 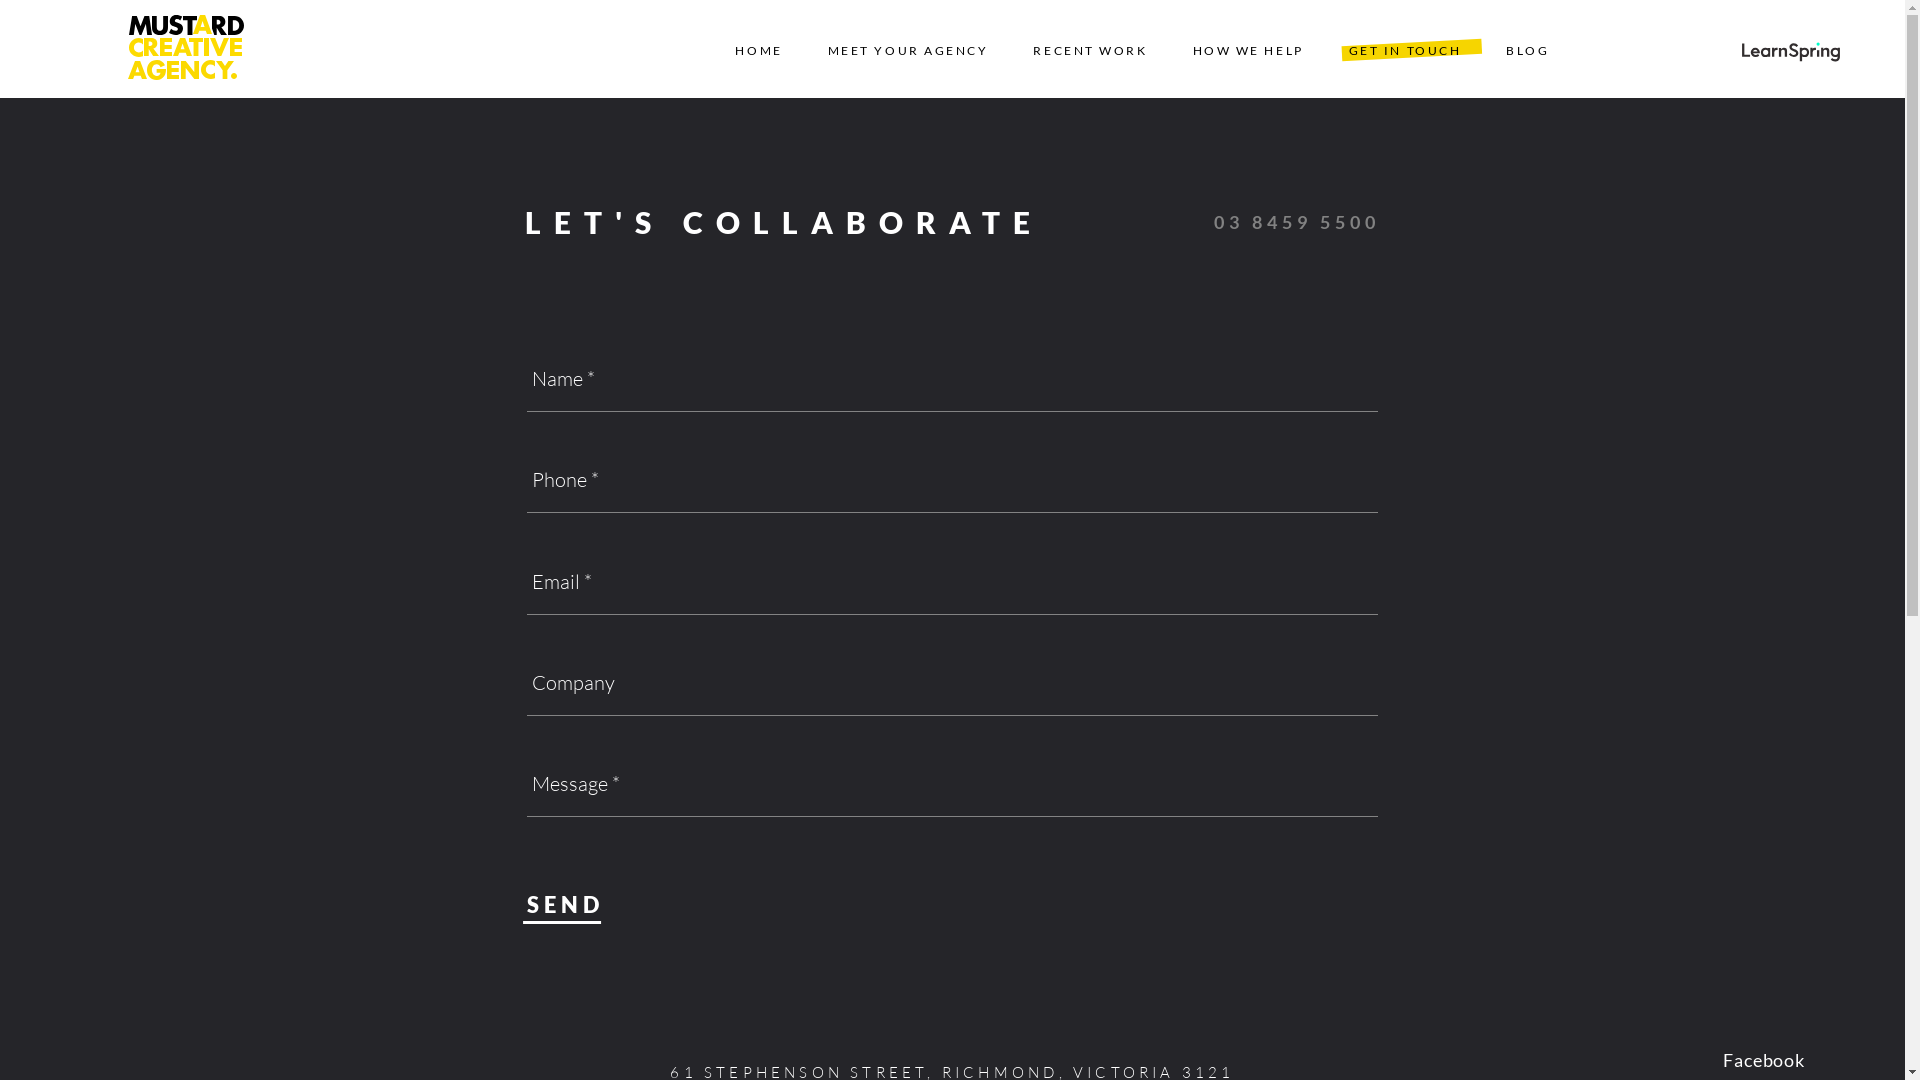 What do you see at coordinates (1089, 49) in the screenshot?
I see `'RECENT WORK'` at bounding box center [1089, 49].